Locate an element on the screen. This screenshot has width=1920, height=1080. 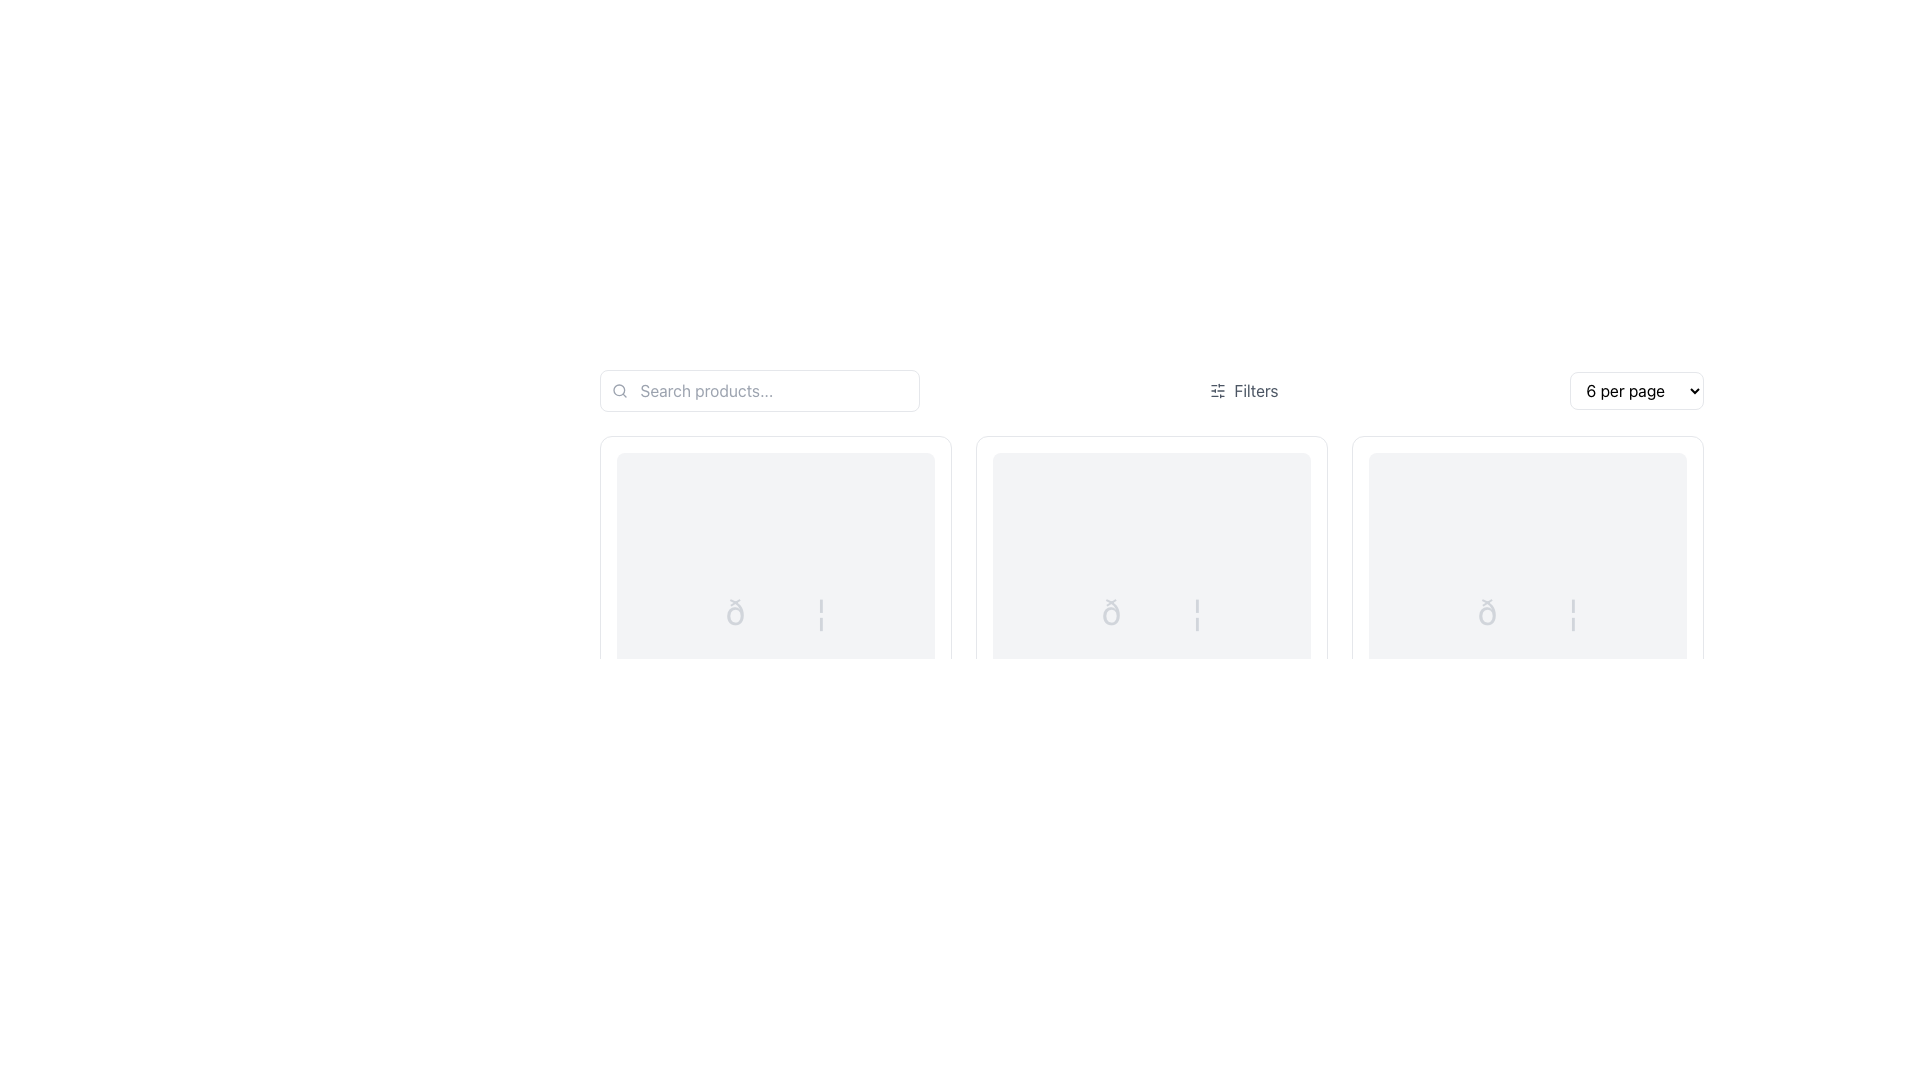
the filtering options button, which is centrally located in the interface, positioned to the right of the search bar and left of the '6 per page' dropdown menu is located at coordinates (1243, 390).